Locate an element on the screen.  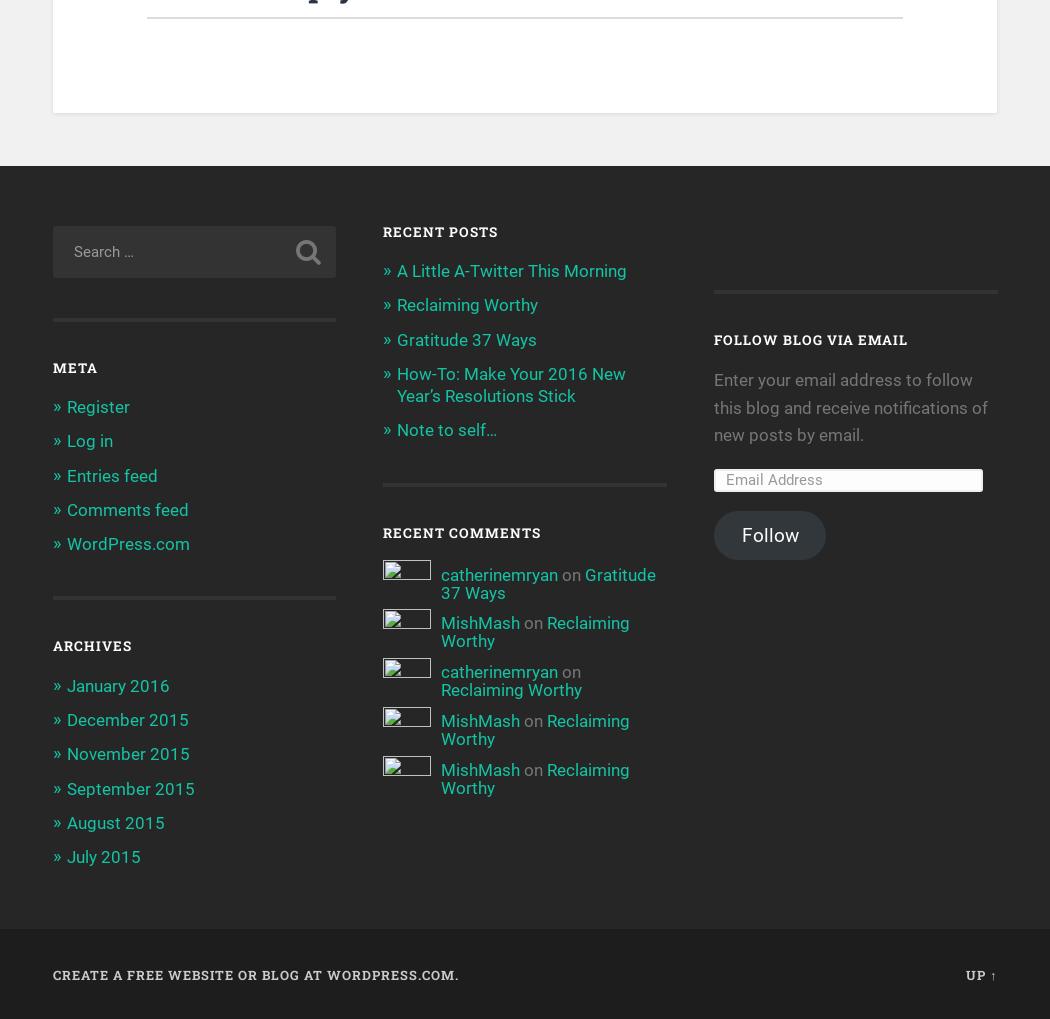
'Meta' is located at coordinates (73, 367).